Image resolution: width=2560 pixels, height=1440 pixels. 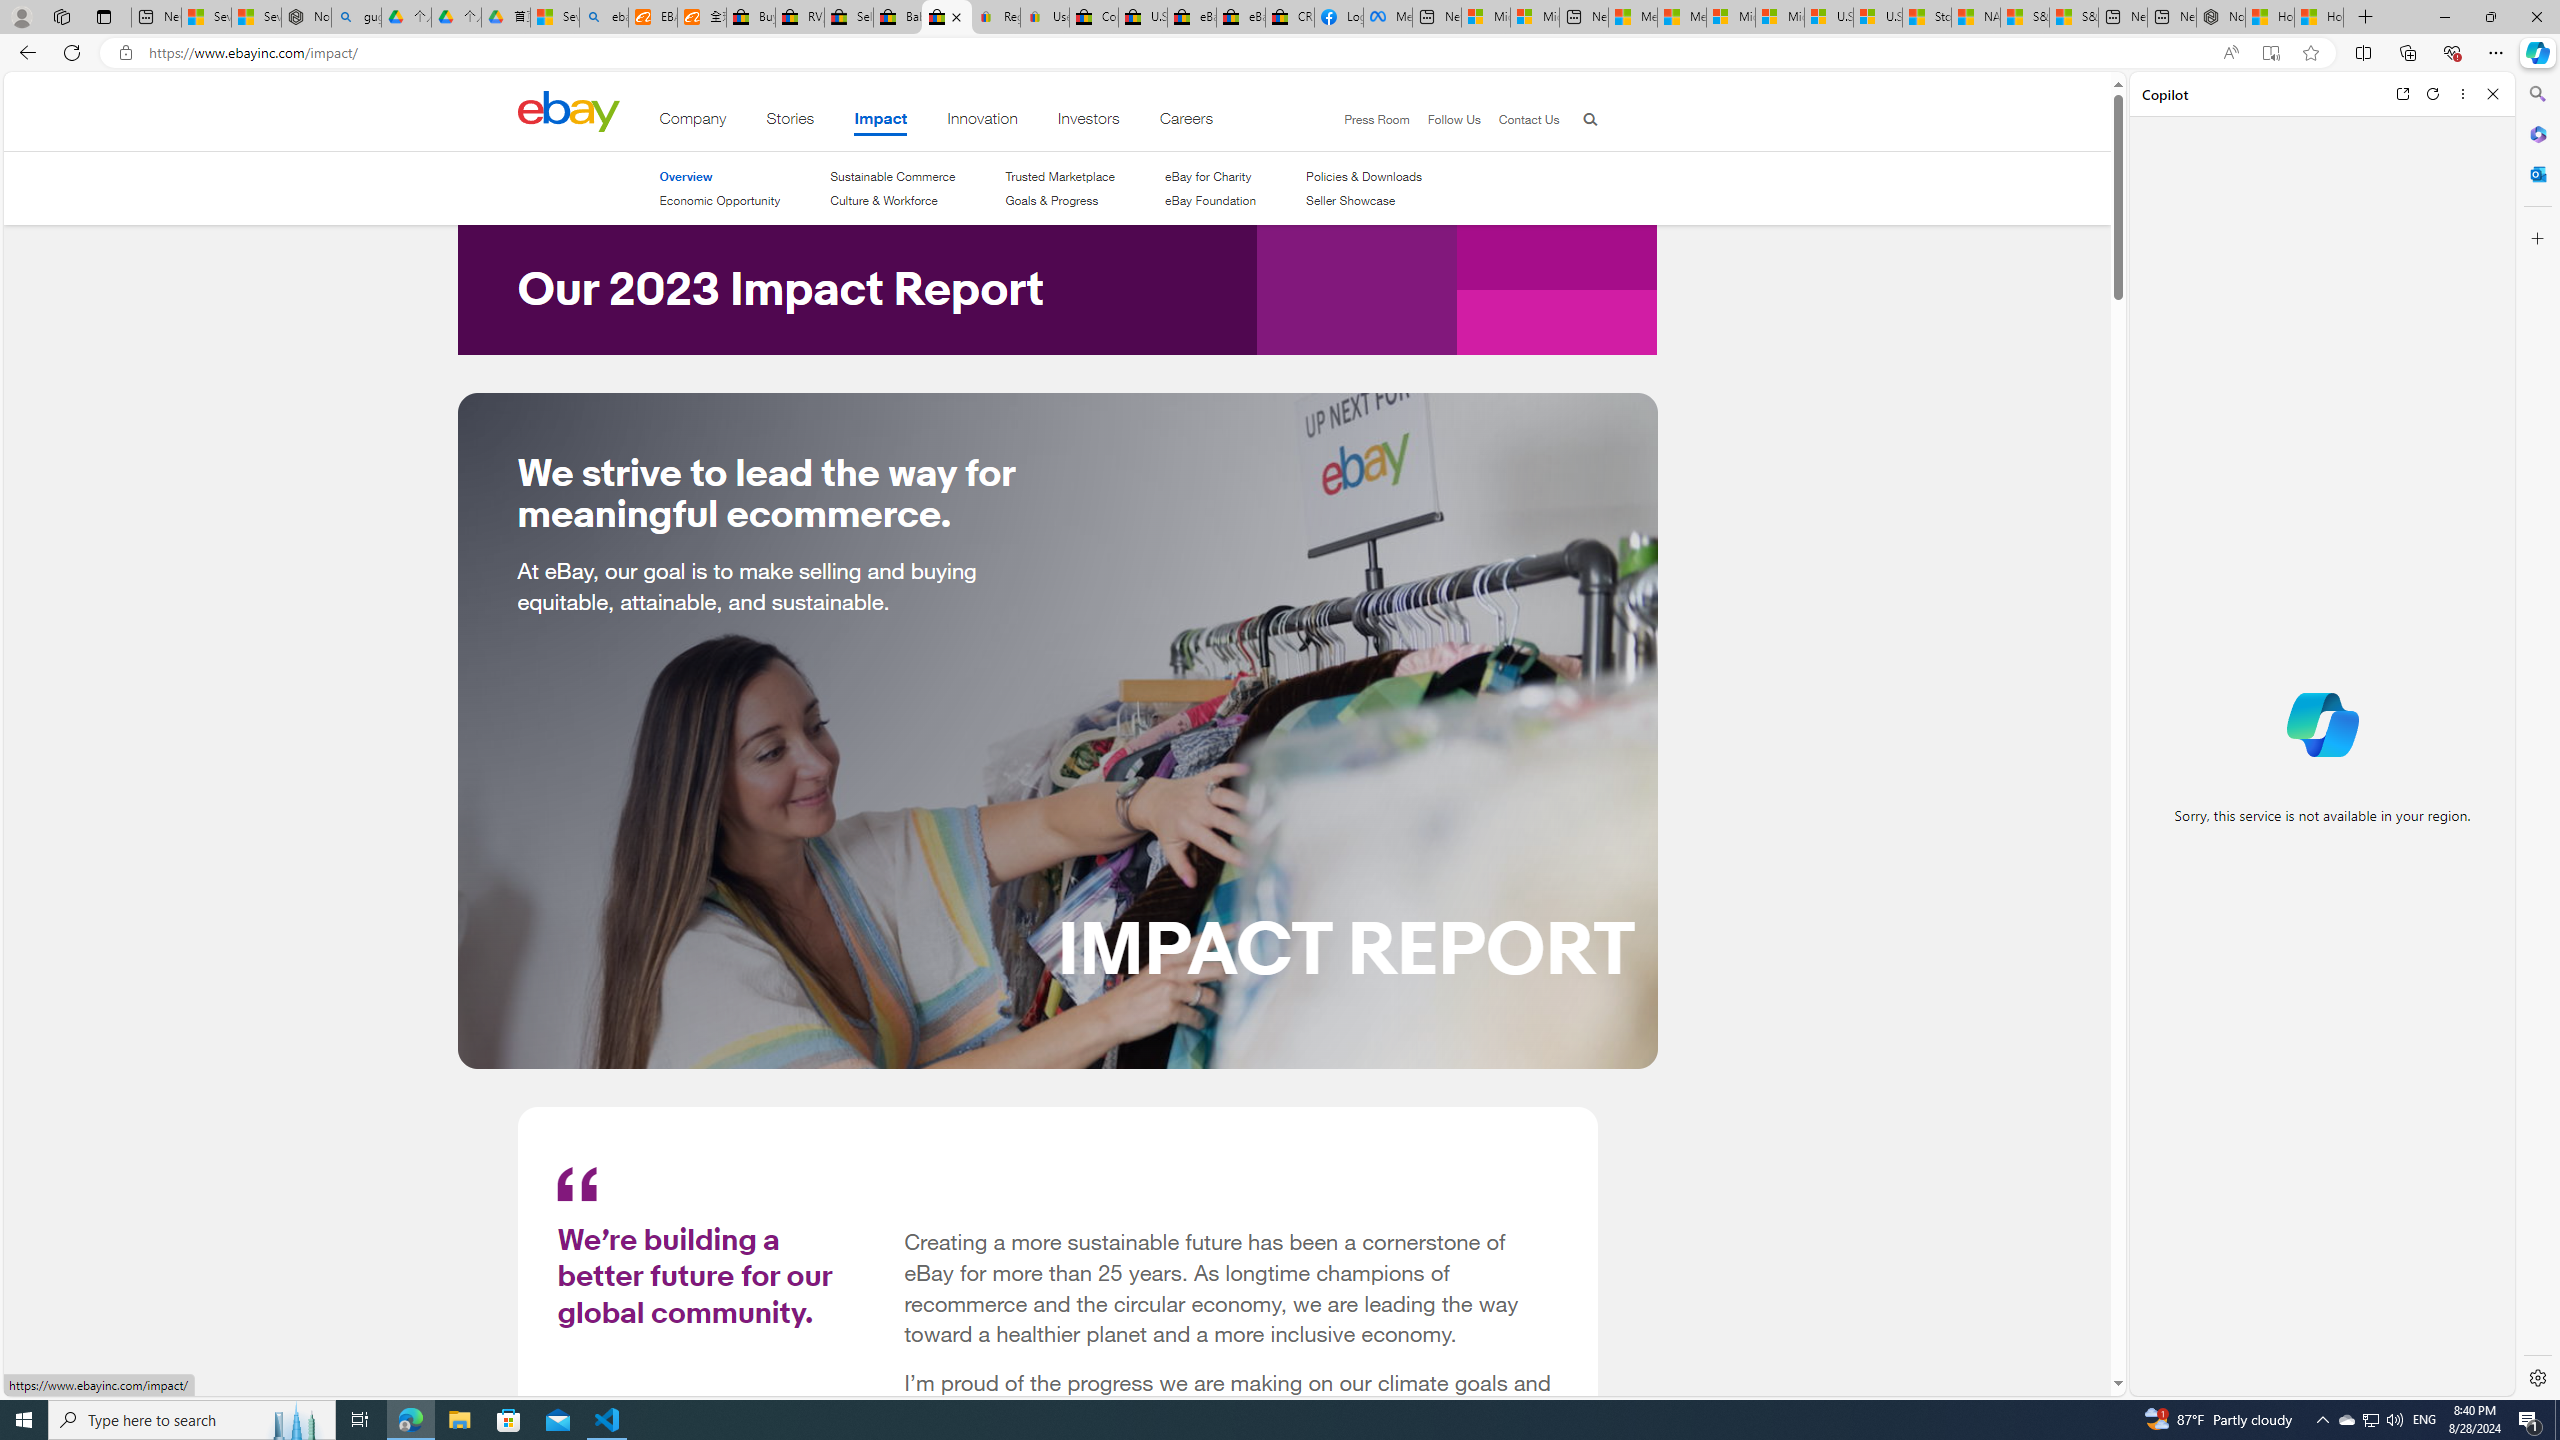 I want to click on 'Goals & Progress', so click(x=1060, y=199).